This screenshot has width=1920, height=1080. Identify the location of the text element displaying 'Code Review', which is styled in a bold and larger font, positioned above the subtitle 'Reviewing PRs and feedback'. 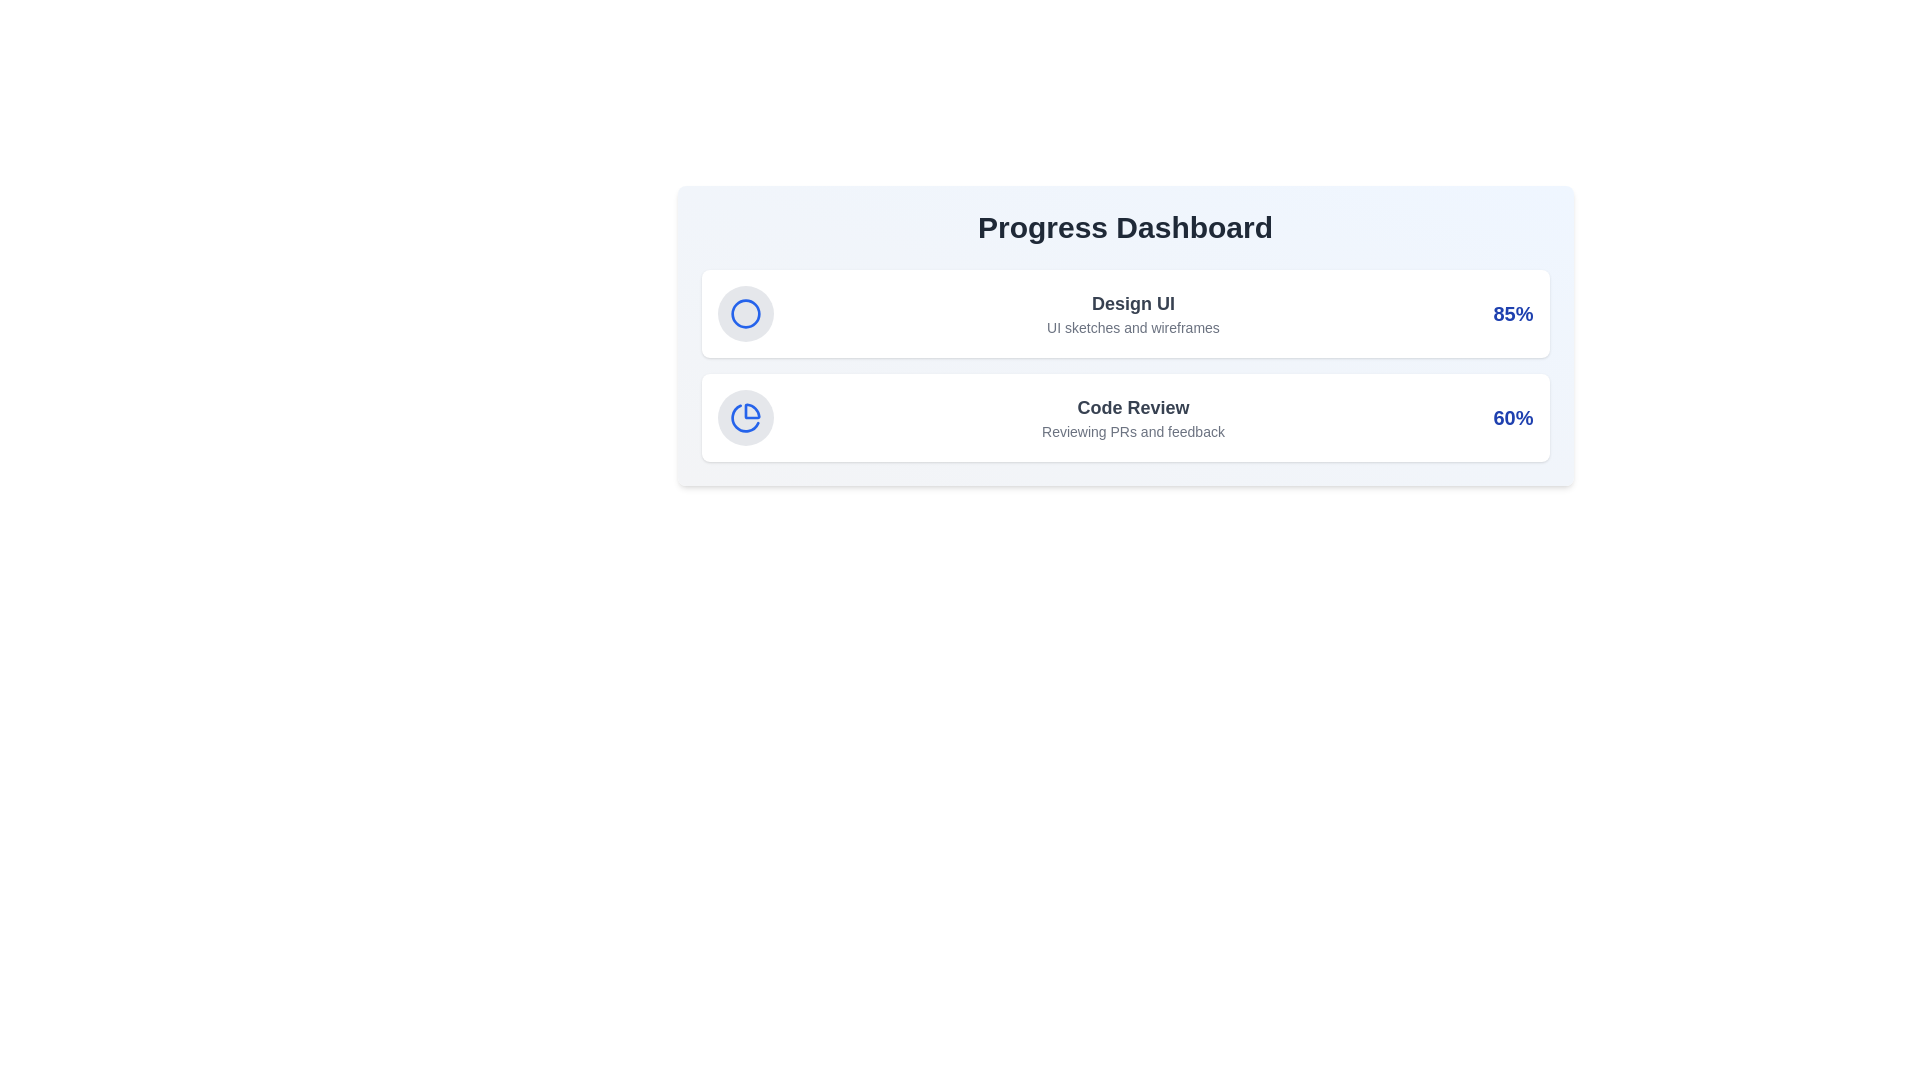
(1133, 407).